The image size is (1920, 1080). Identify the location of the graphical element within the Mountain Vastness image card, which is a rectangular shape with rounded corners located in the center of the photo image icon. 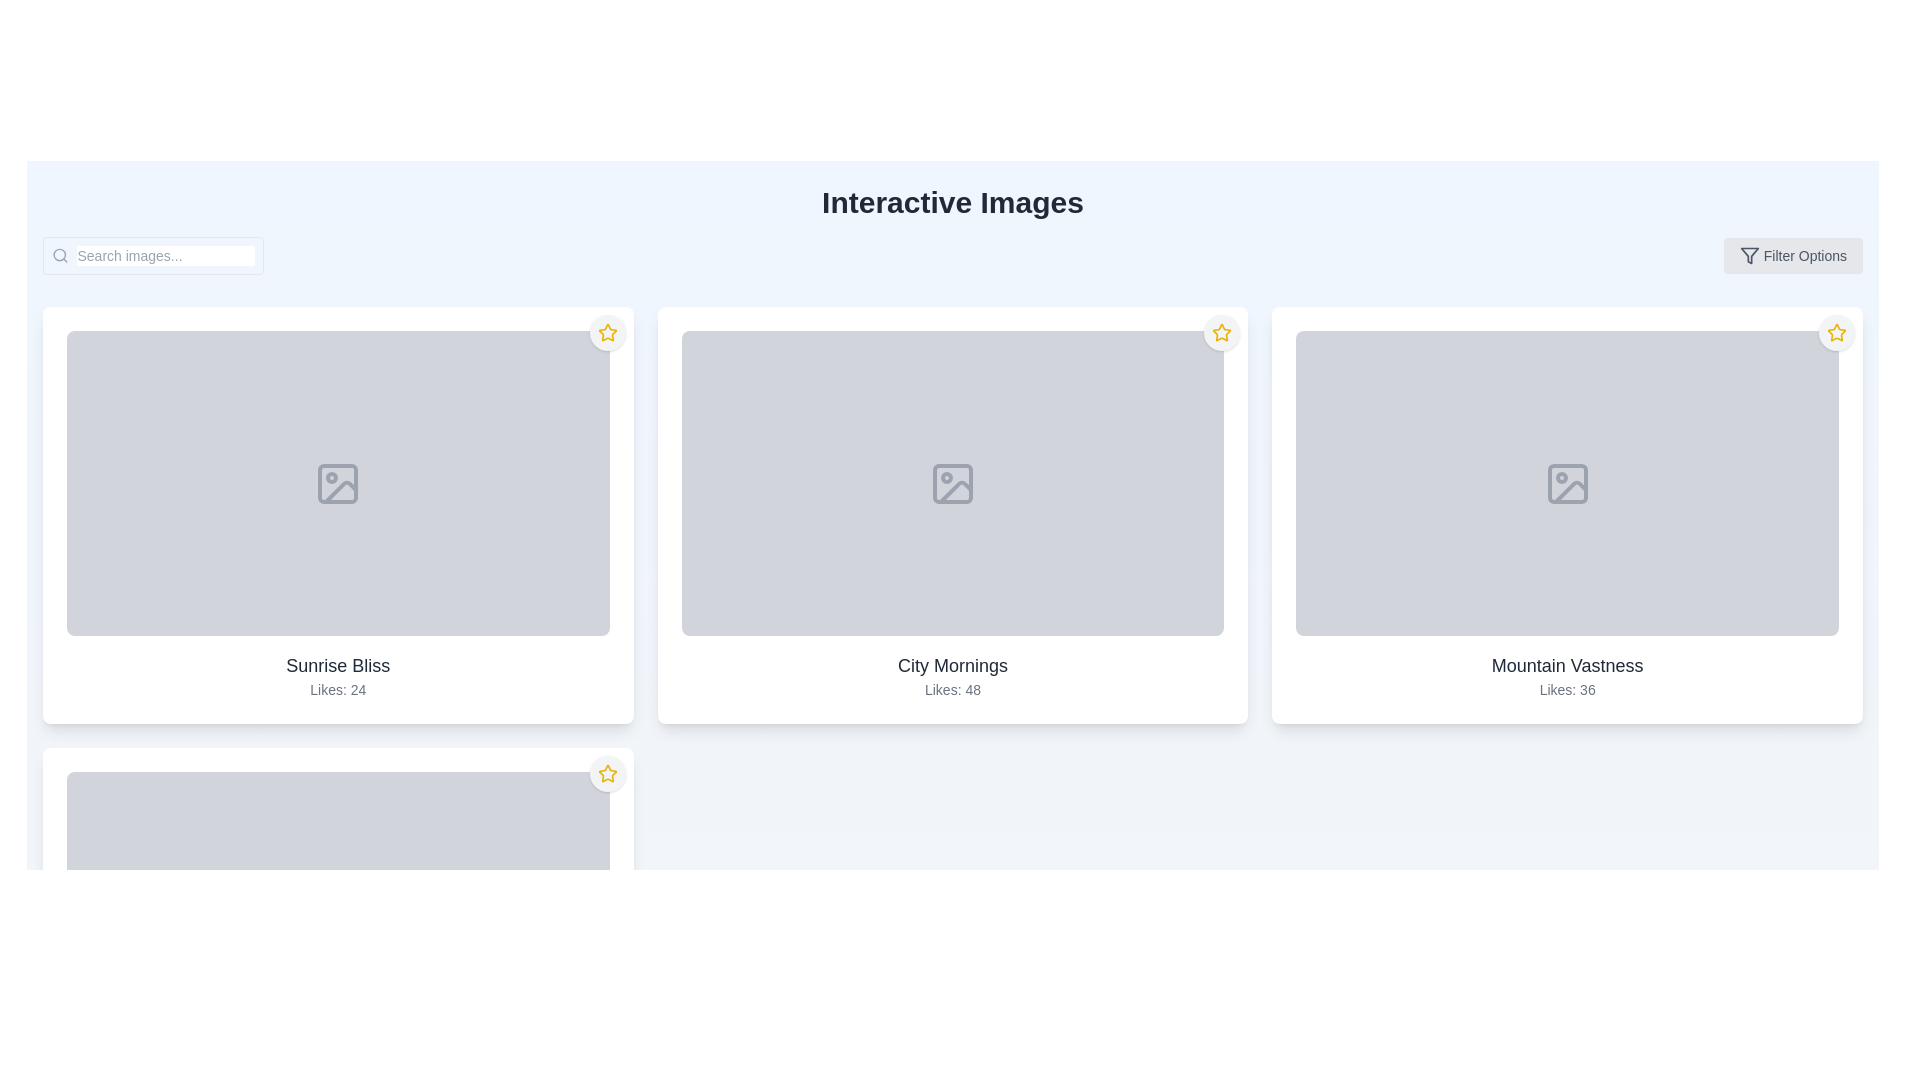
(1566, 483).